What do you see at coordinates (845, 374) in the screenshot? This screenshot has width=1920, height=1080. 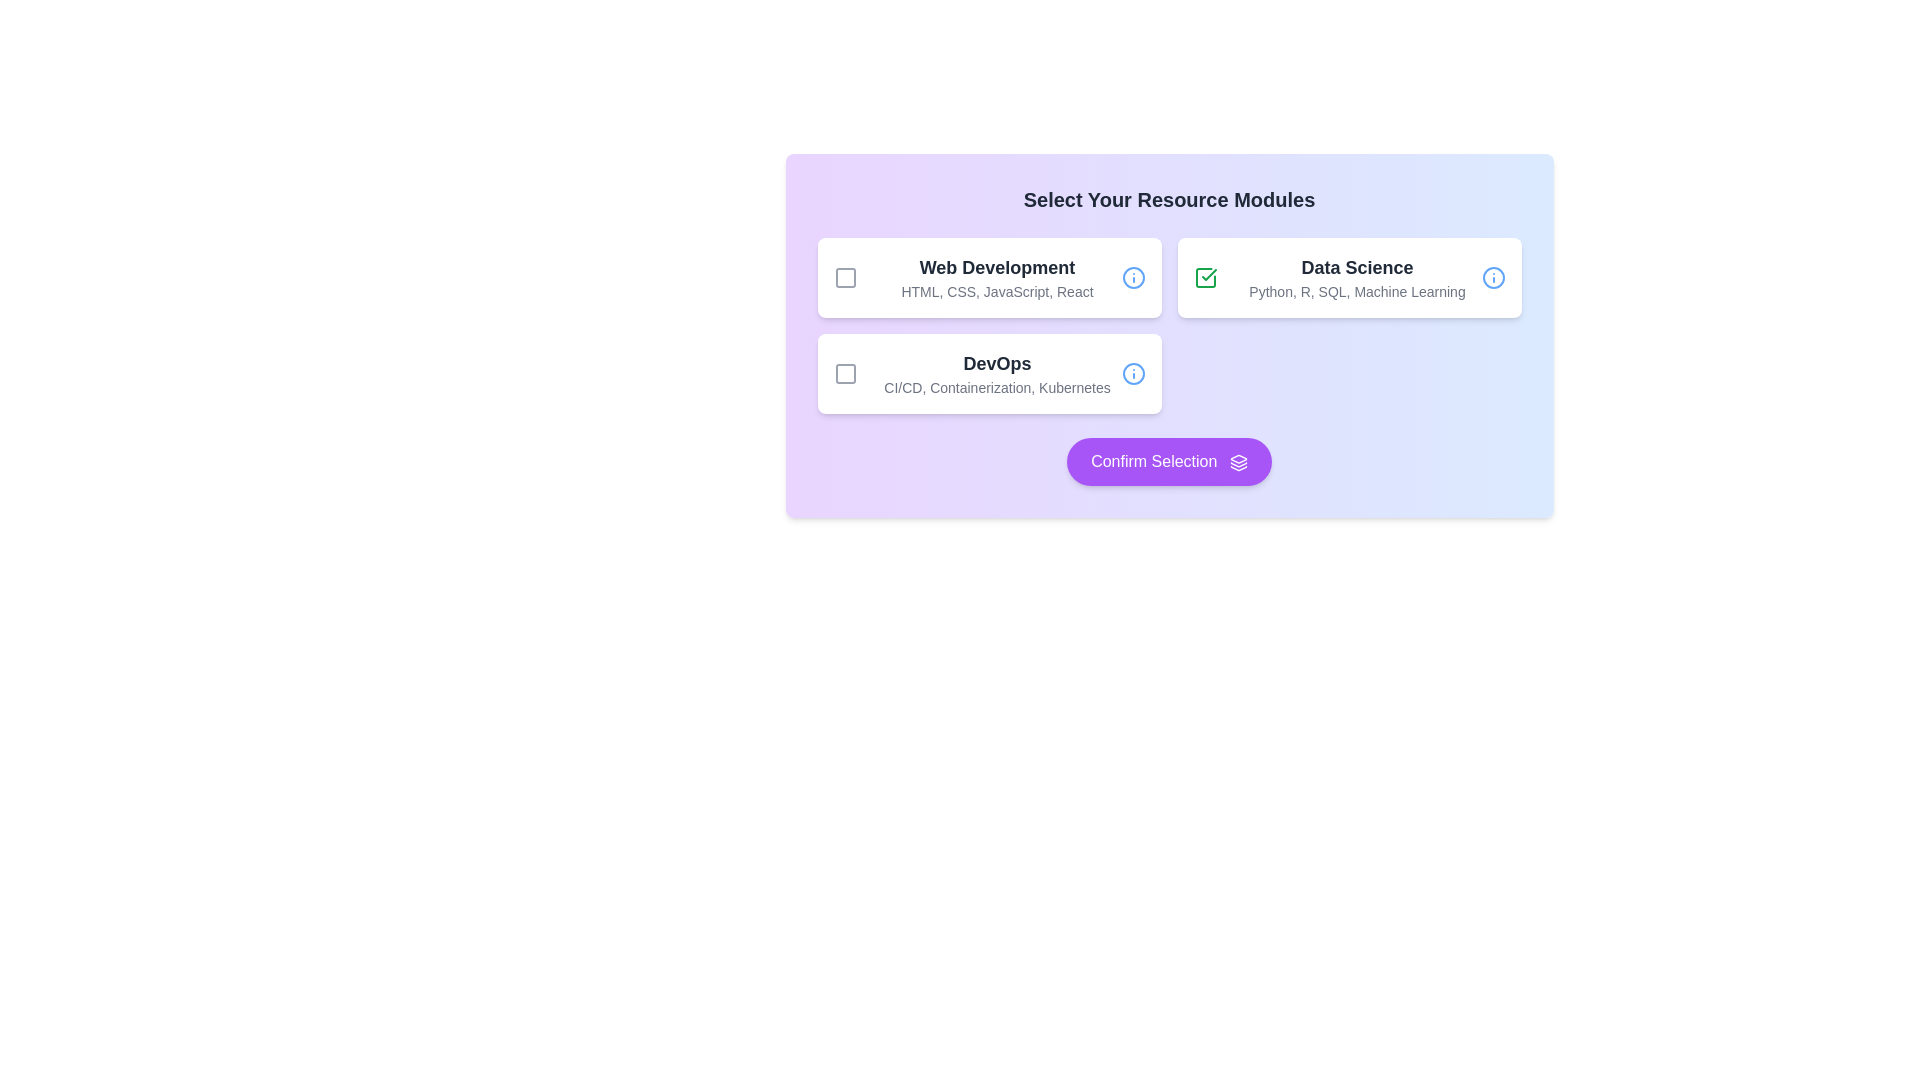 I see `the checkbox located at the left edge of the card labeled 'DevOps'` at bounding box center [845, 374].